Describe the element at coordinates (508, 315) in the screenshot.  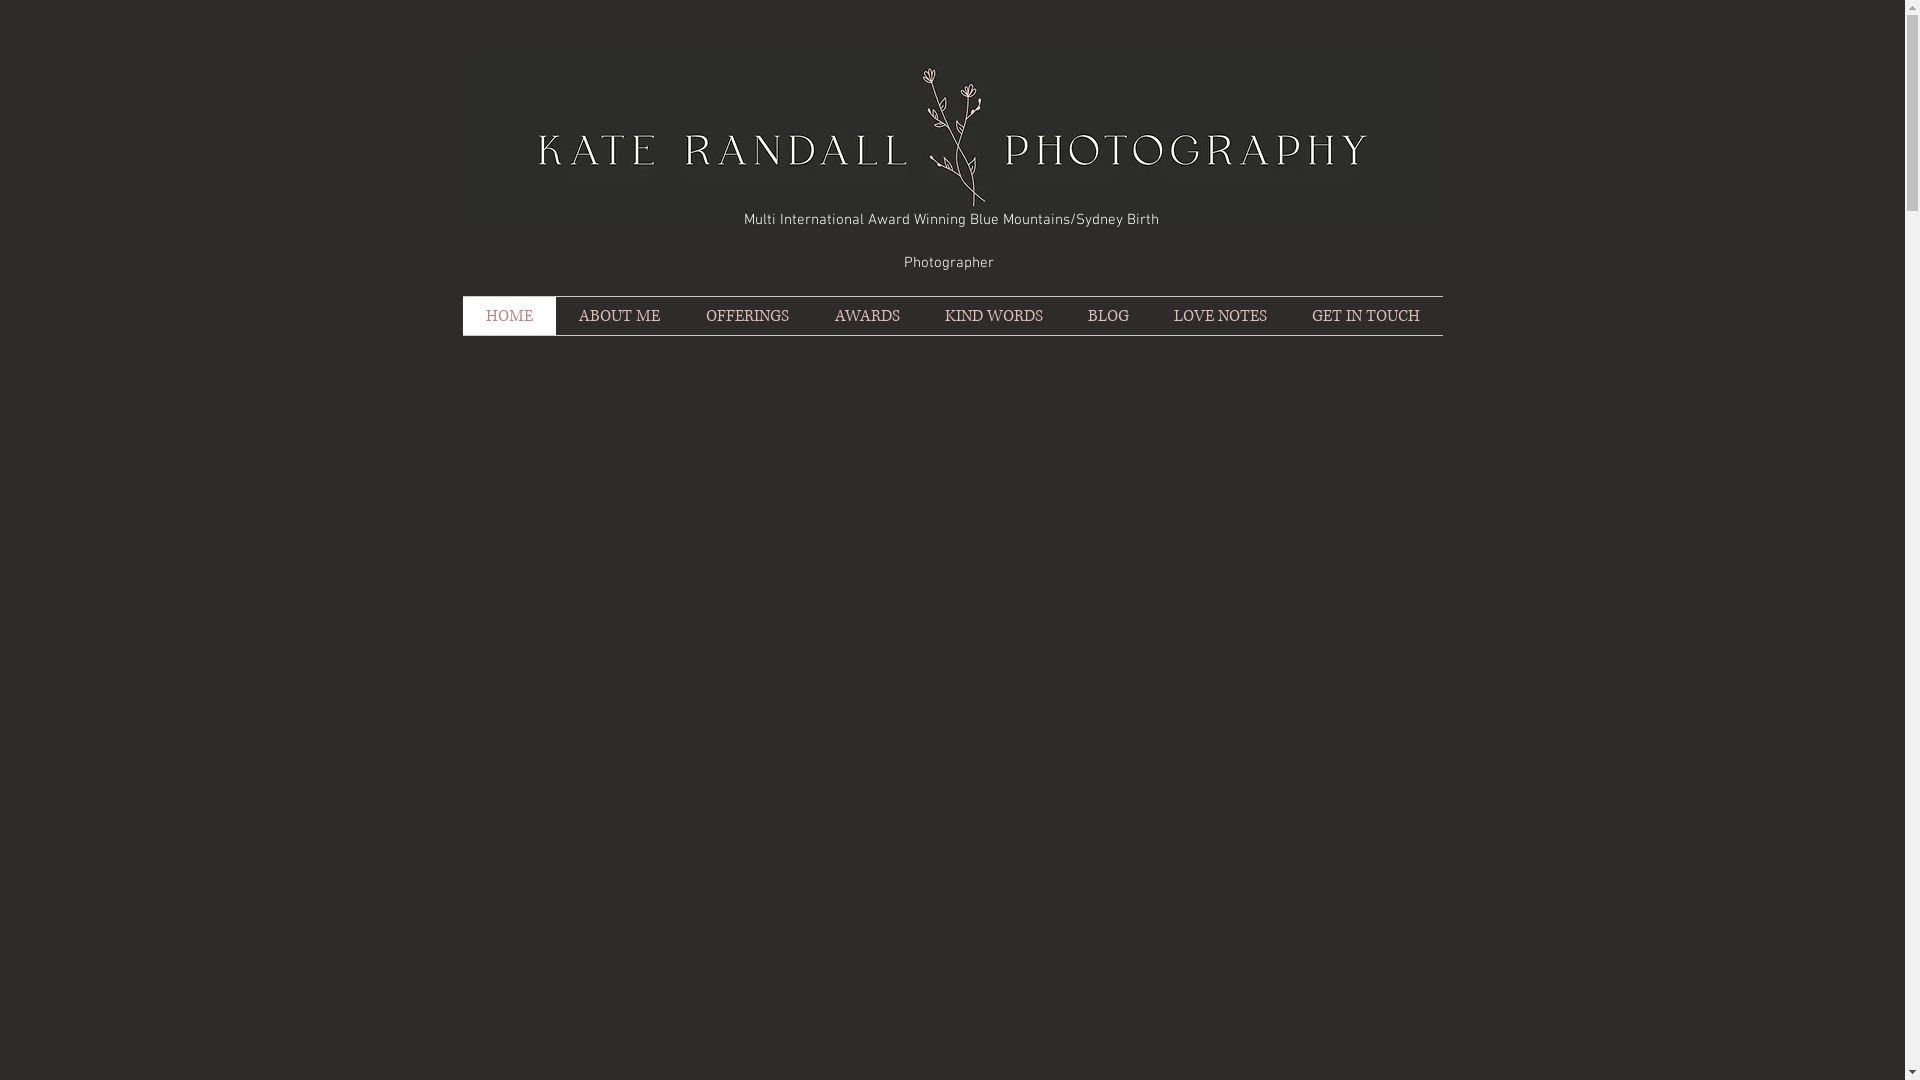
I see `'HOME'` at that location.